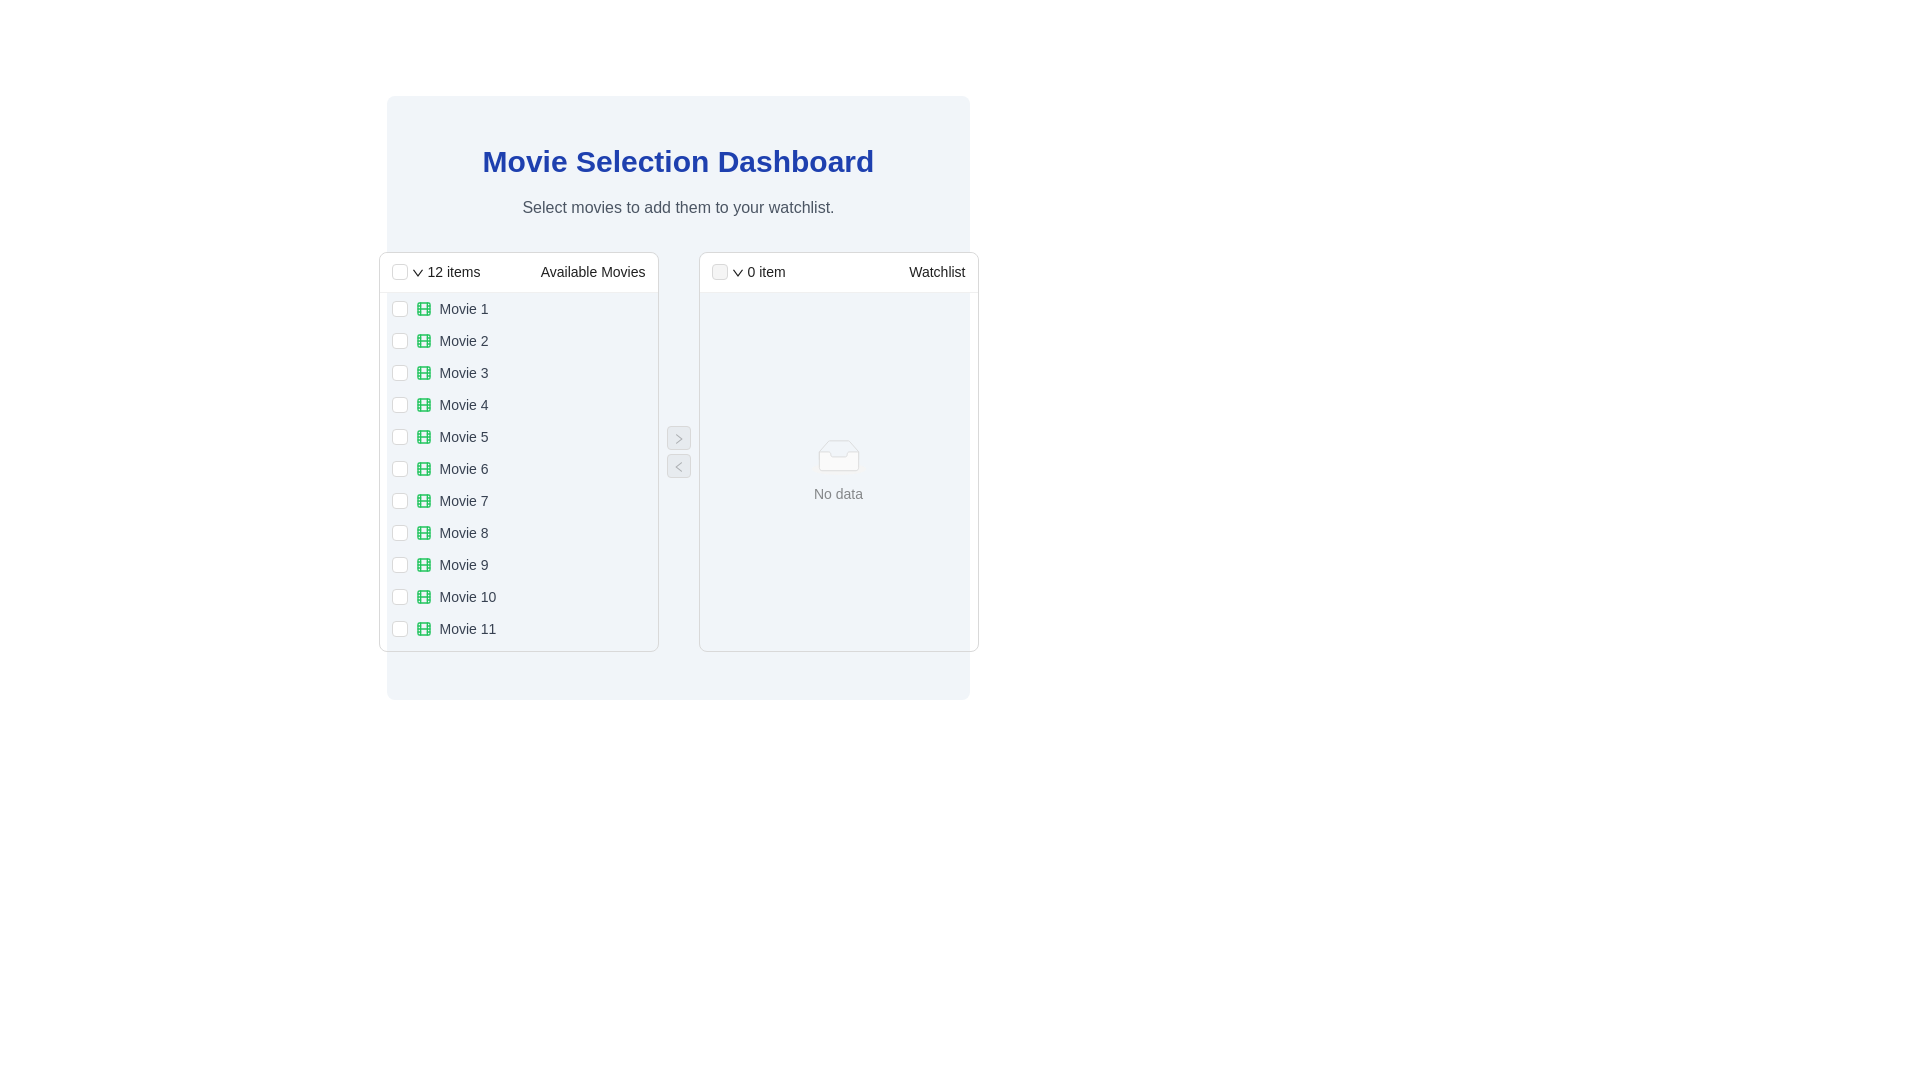 The image size is (1920, 1080). Describe the element at coordinates (399, 531) in the screenshot. I see `on the checkbox for 'Movie 8' in the Movie Selection Dashboard` at that location.